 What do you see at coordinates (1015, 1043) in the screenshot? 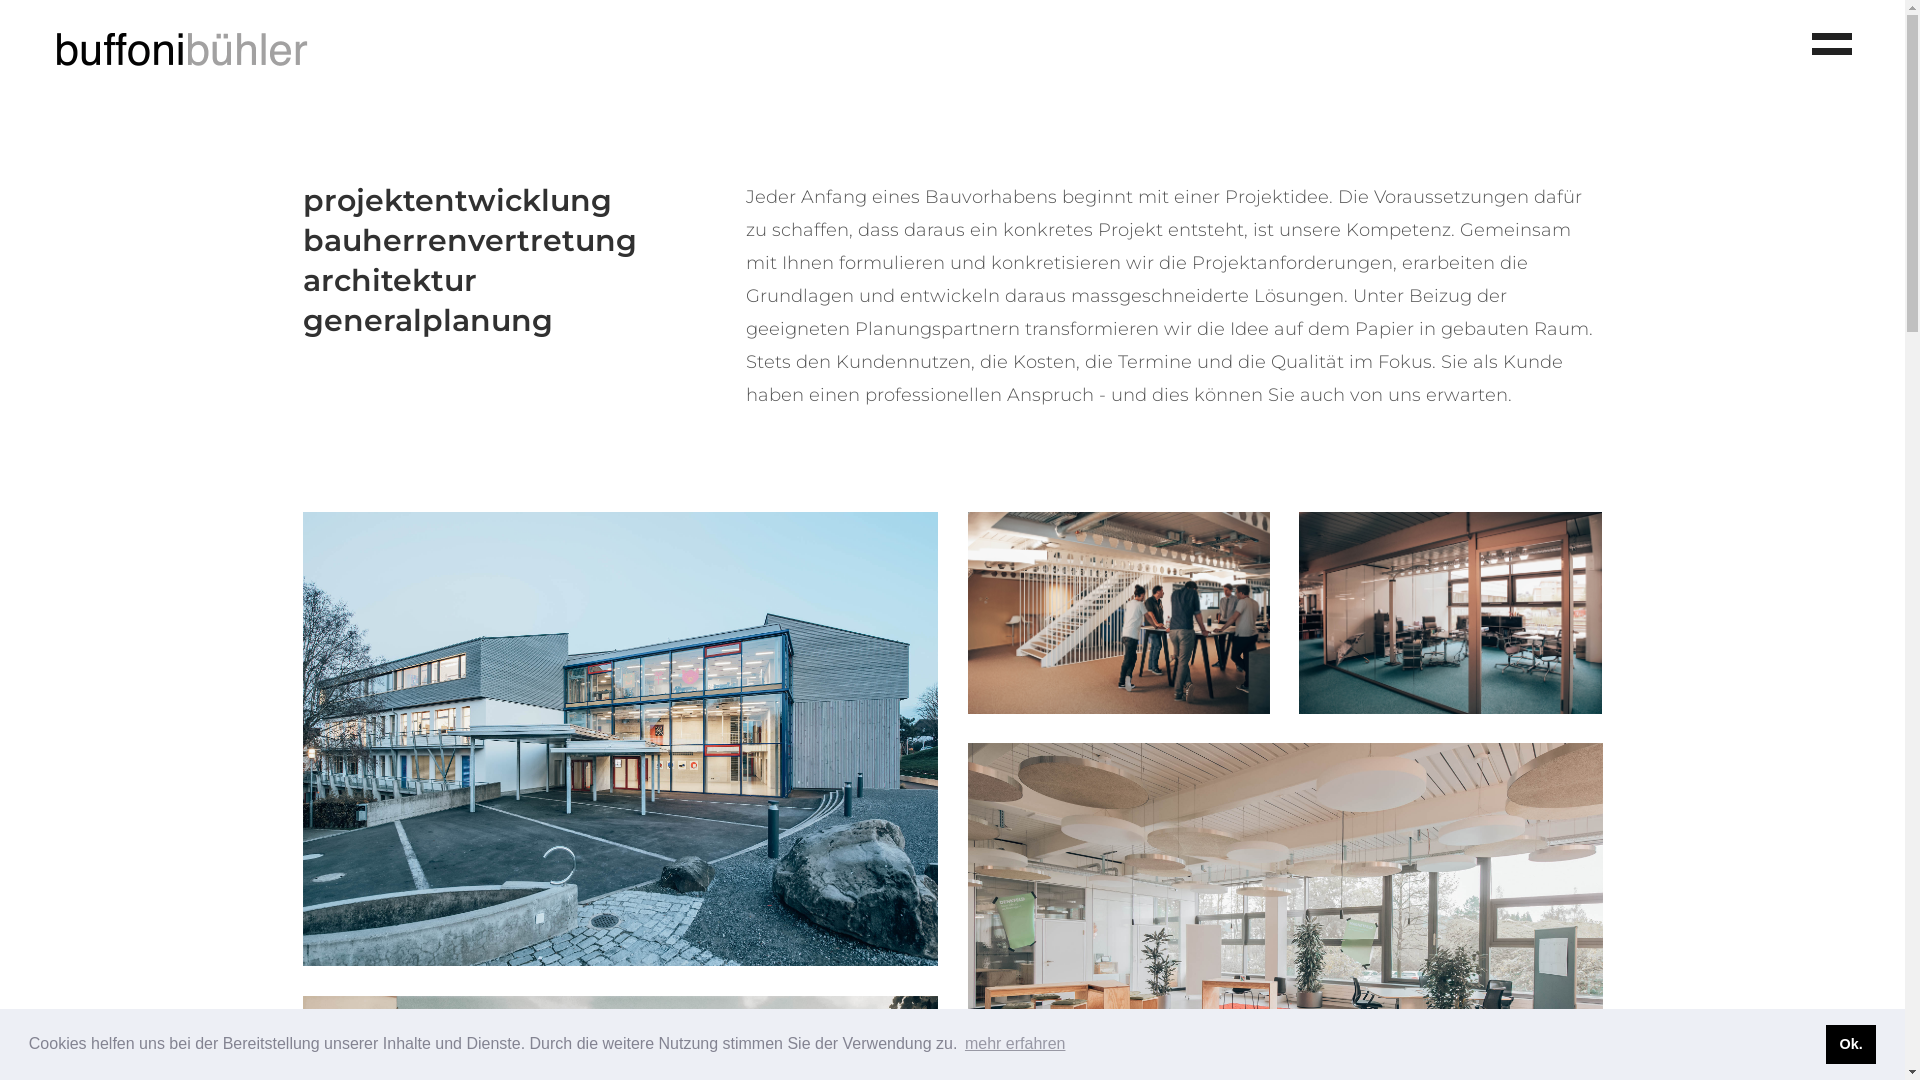
I see `'mehr erfahren'` at bounding box center [1015, 1043].